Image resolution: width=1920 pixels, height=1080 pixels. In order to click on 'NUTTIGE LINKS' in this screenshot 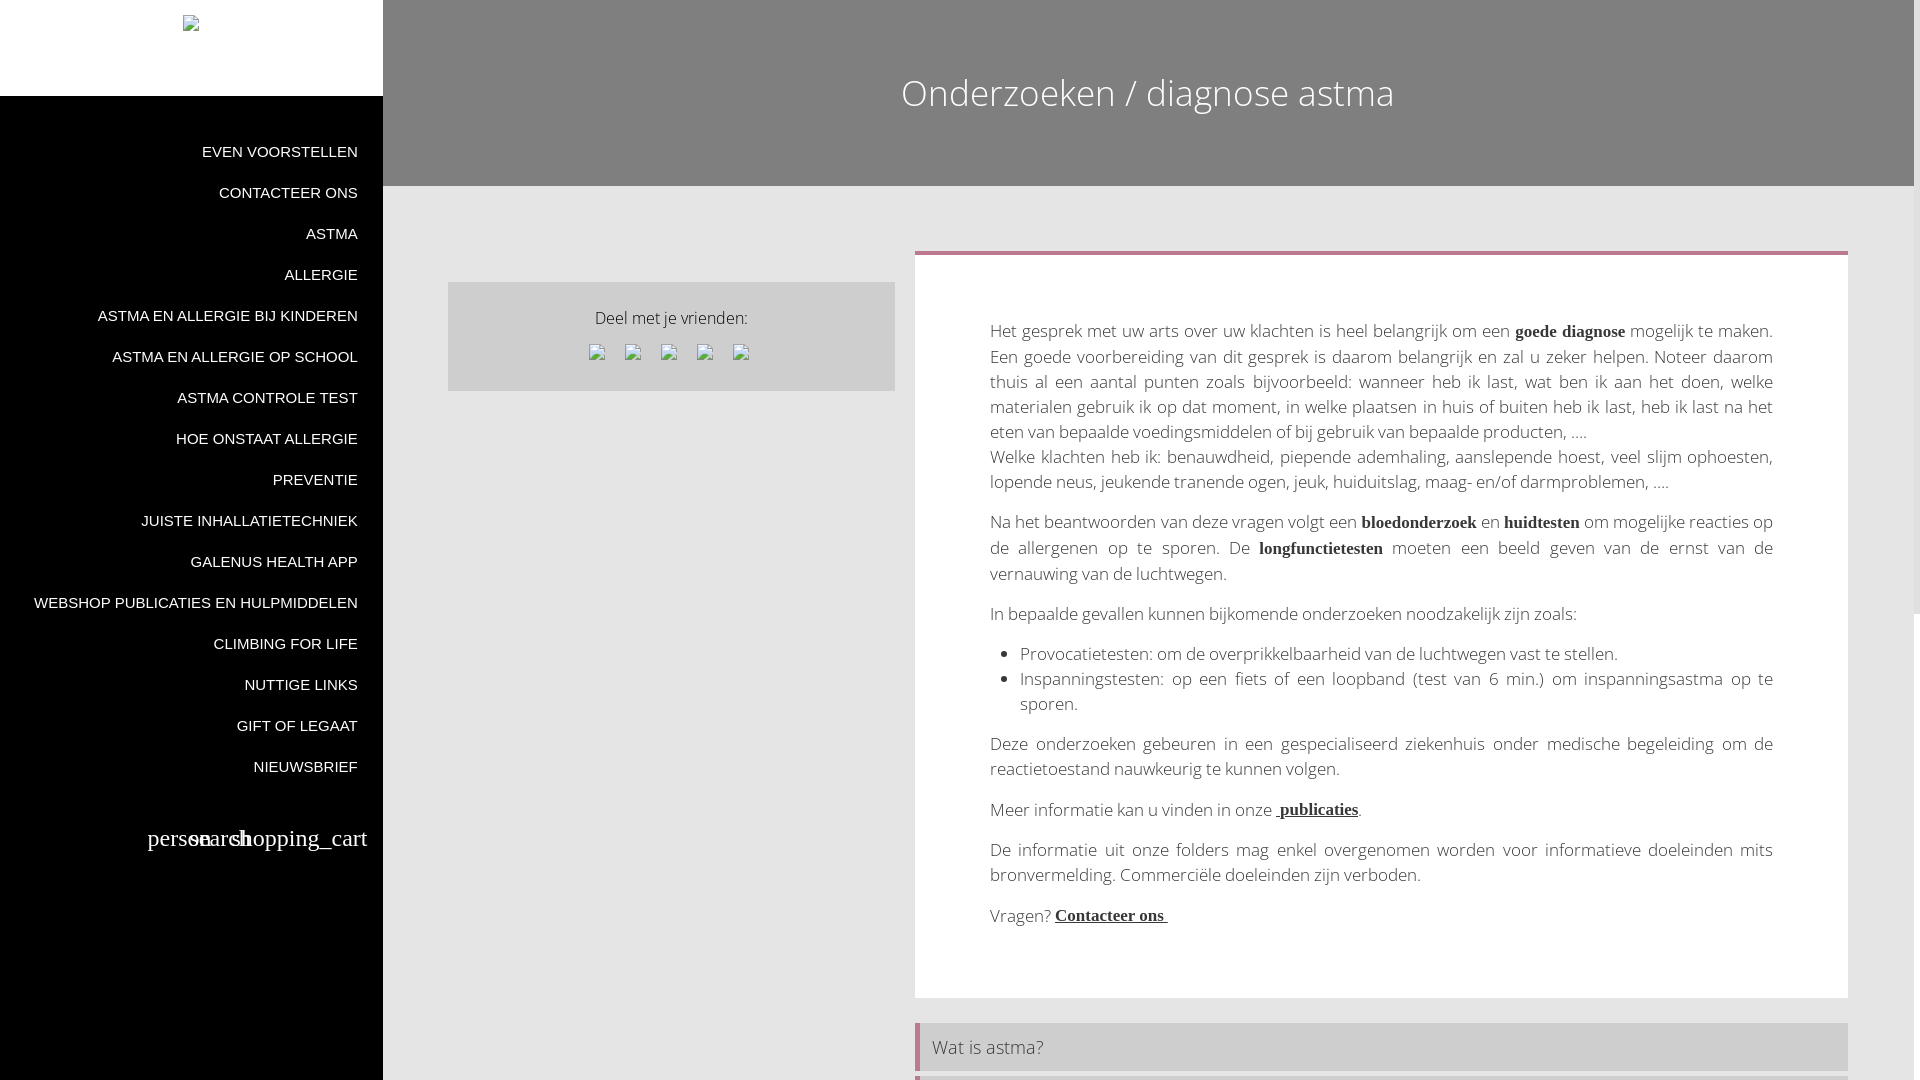, I will do `click(0, 683)`.